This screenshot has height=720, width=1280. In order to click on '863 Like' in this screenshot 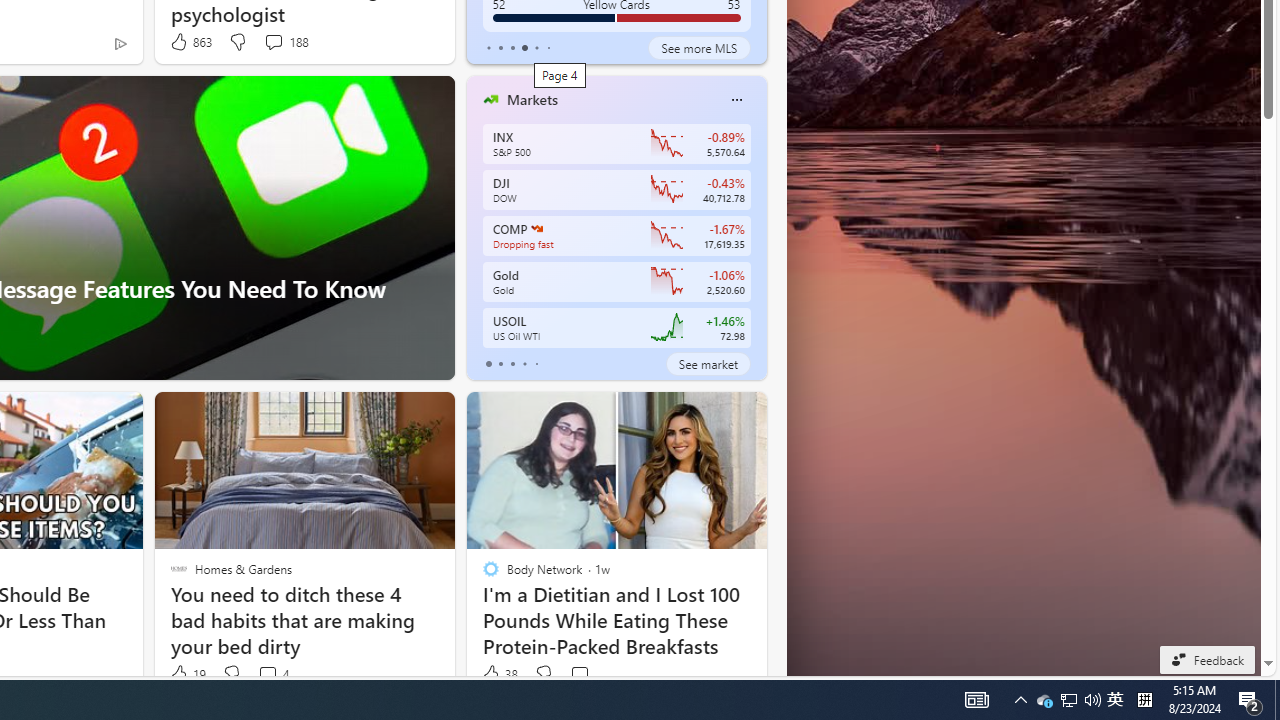, I will do `click(190, 42)`.